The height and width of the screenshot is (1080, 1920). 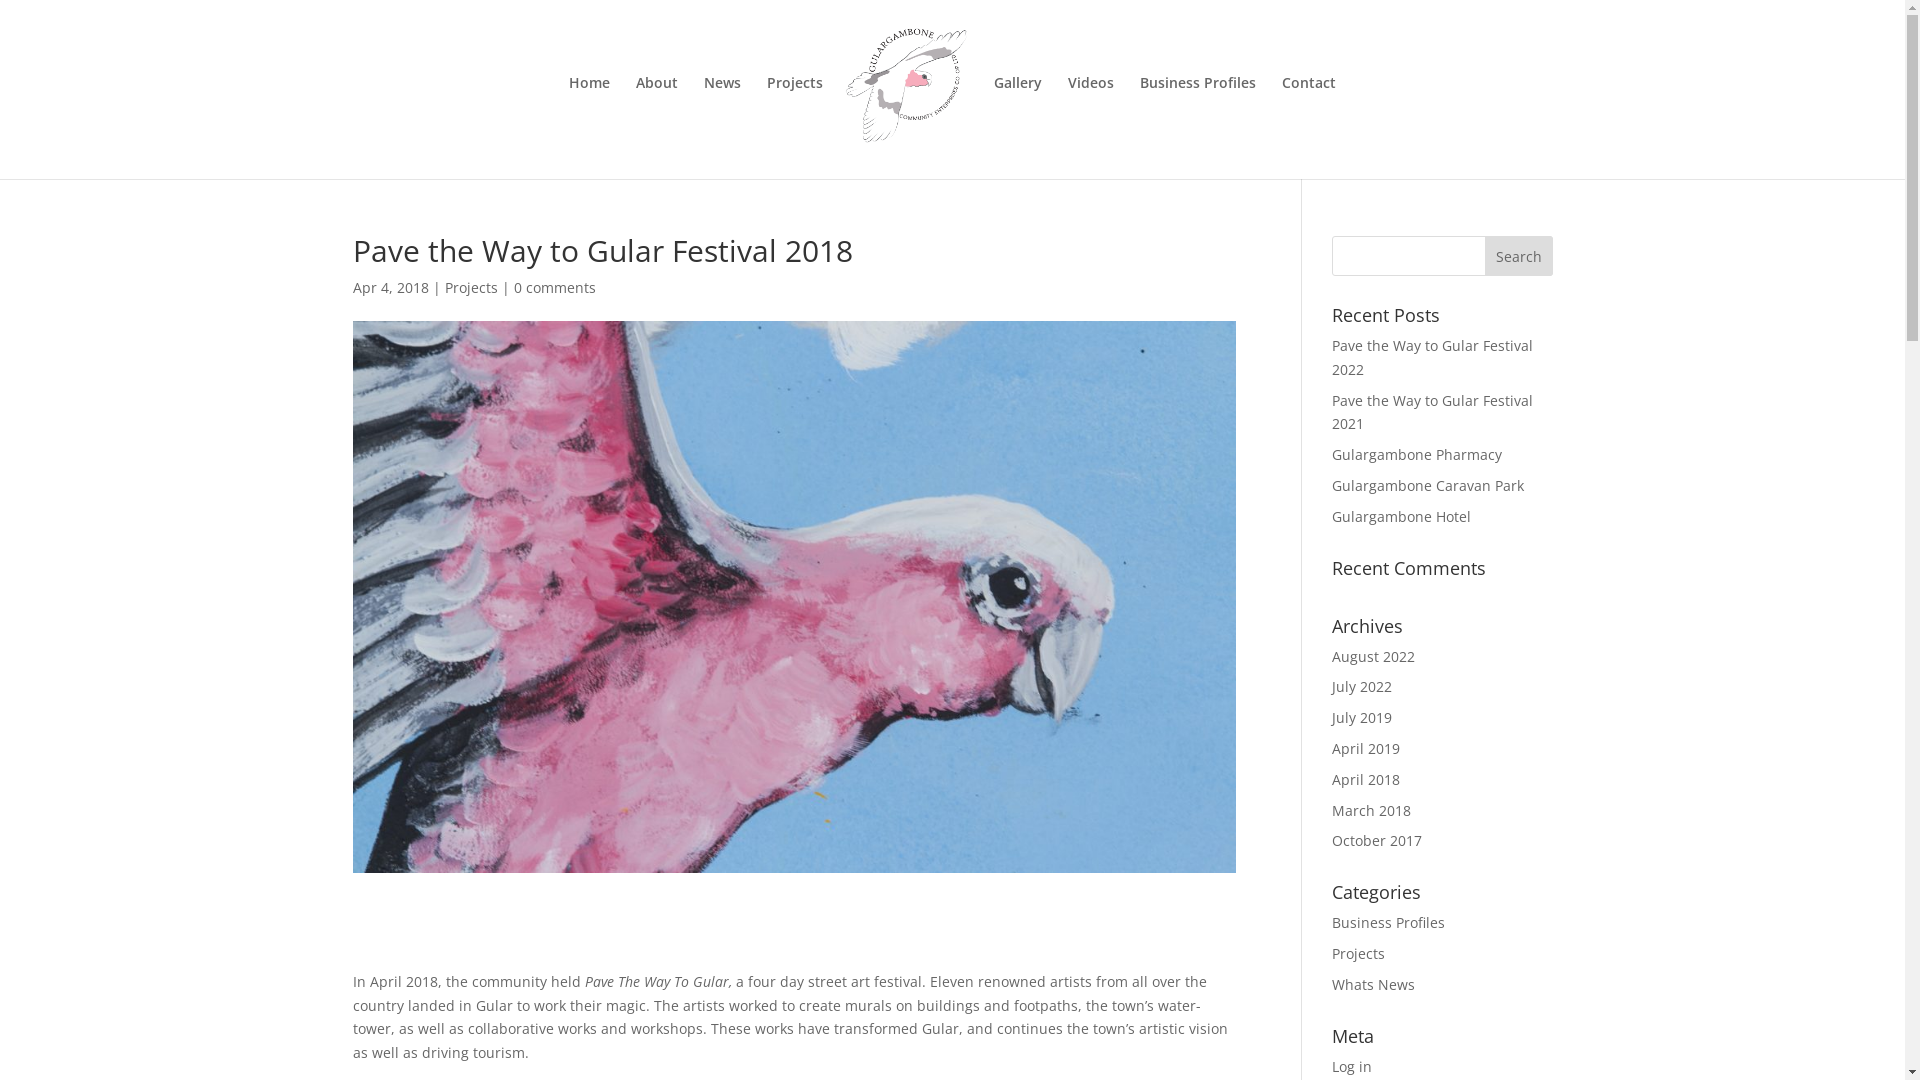 I want to click on 'News', so click(x=721, y=127).